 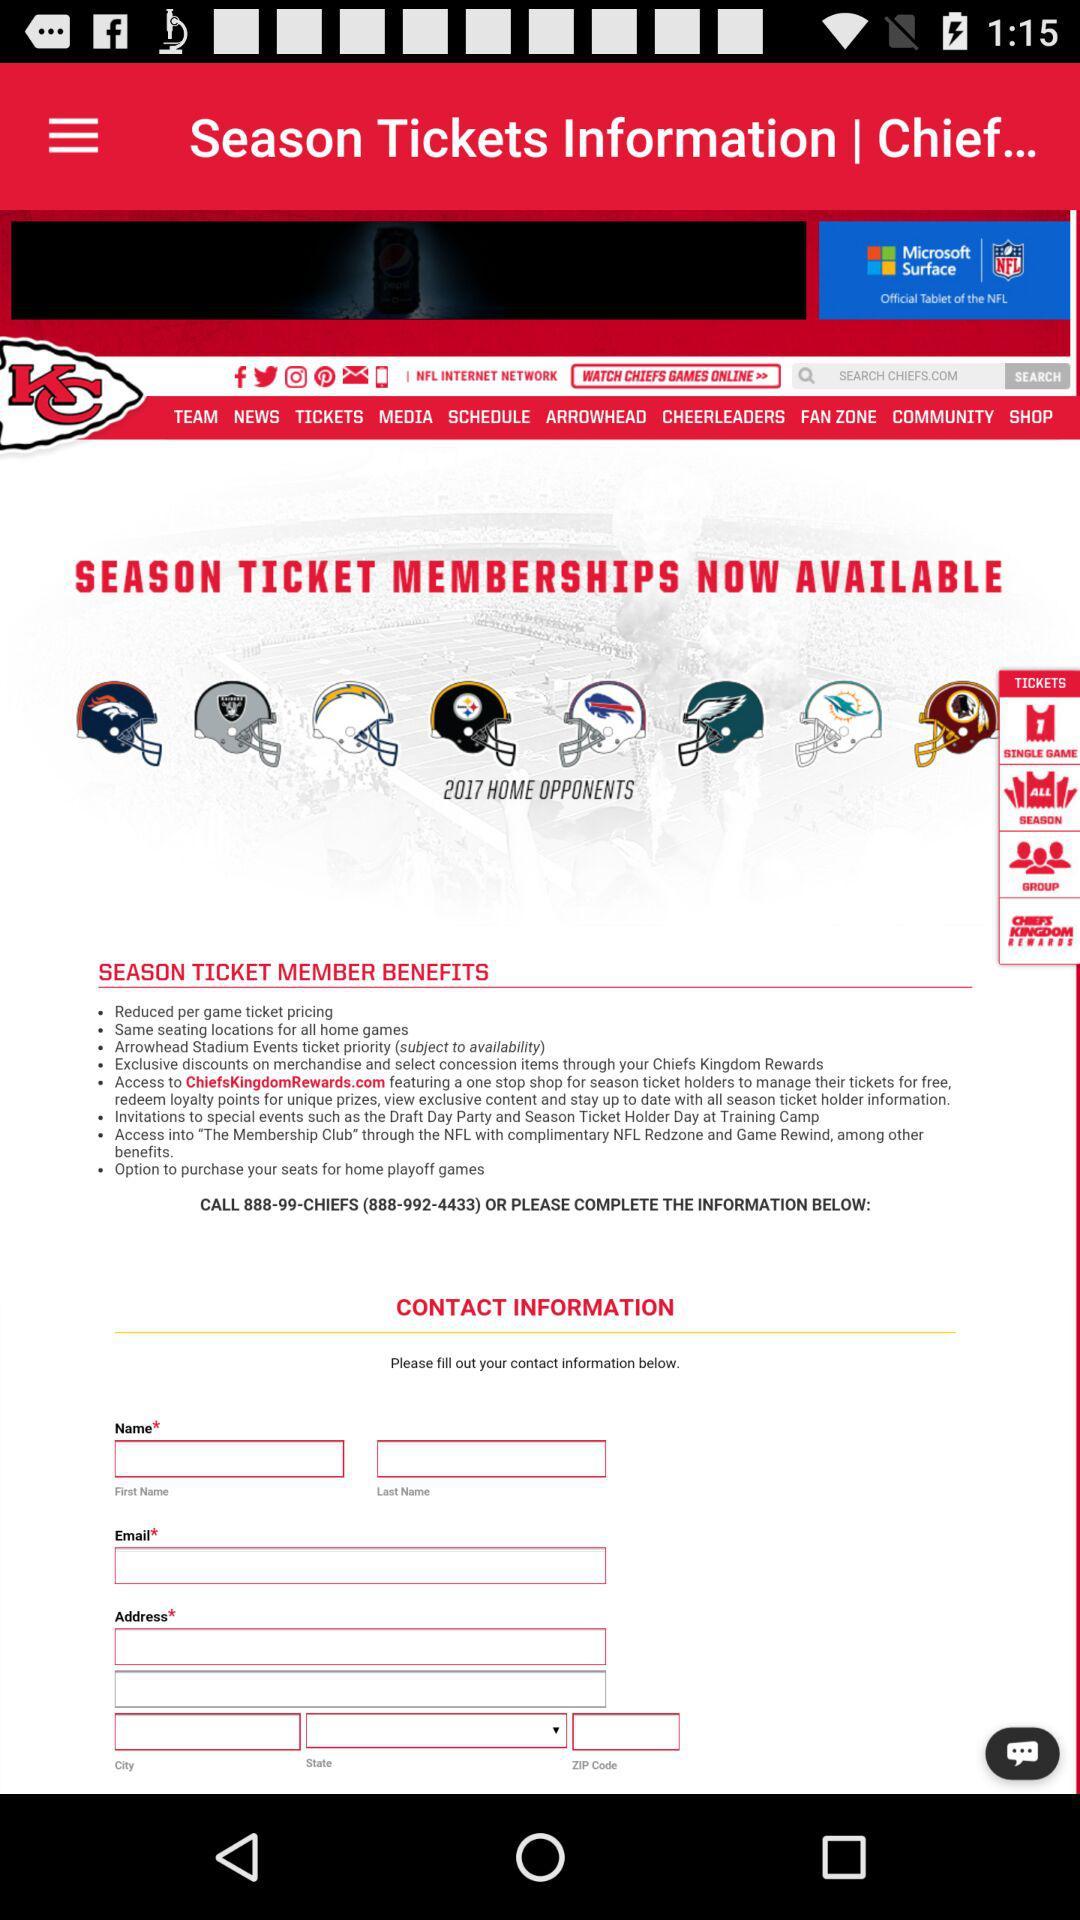 I want to click on application from of text, so click(x=540, y=1002).